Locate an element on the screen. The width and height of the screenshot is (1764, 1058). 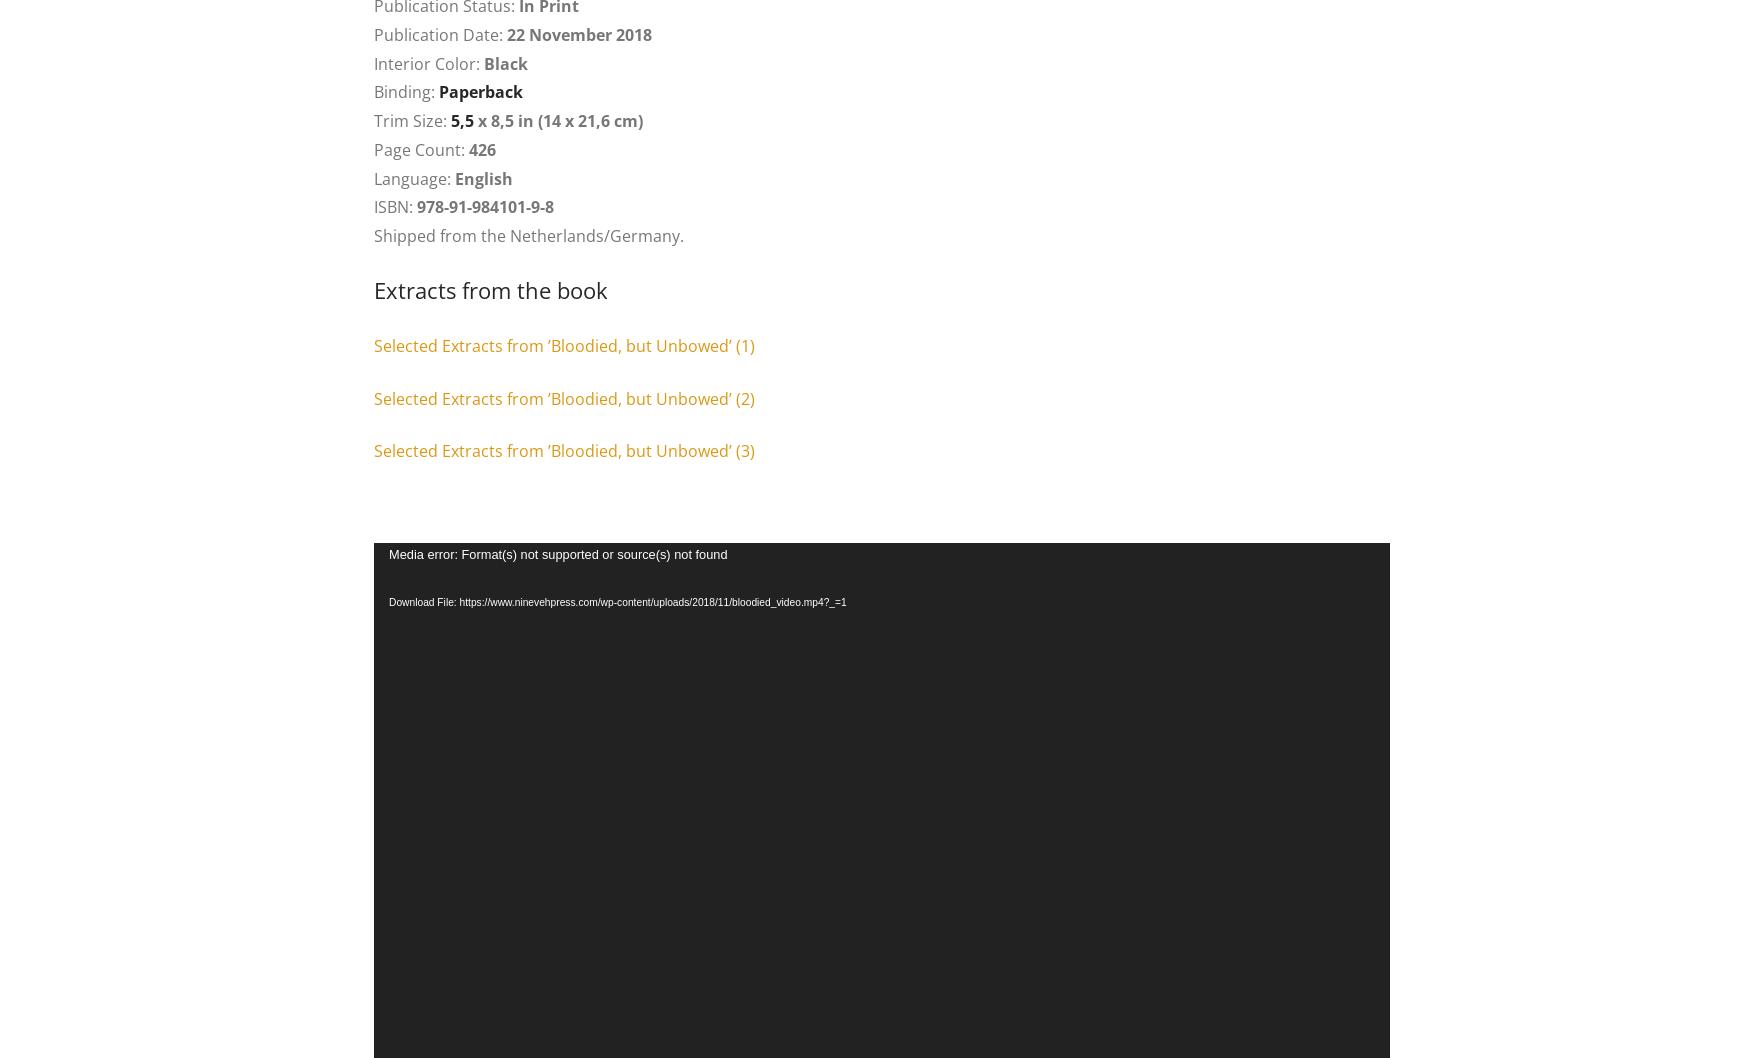
'22 November 2018' is located at coordinates (579, 33).